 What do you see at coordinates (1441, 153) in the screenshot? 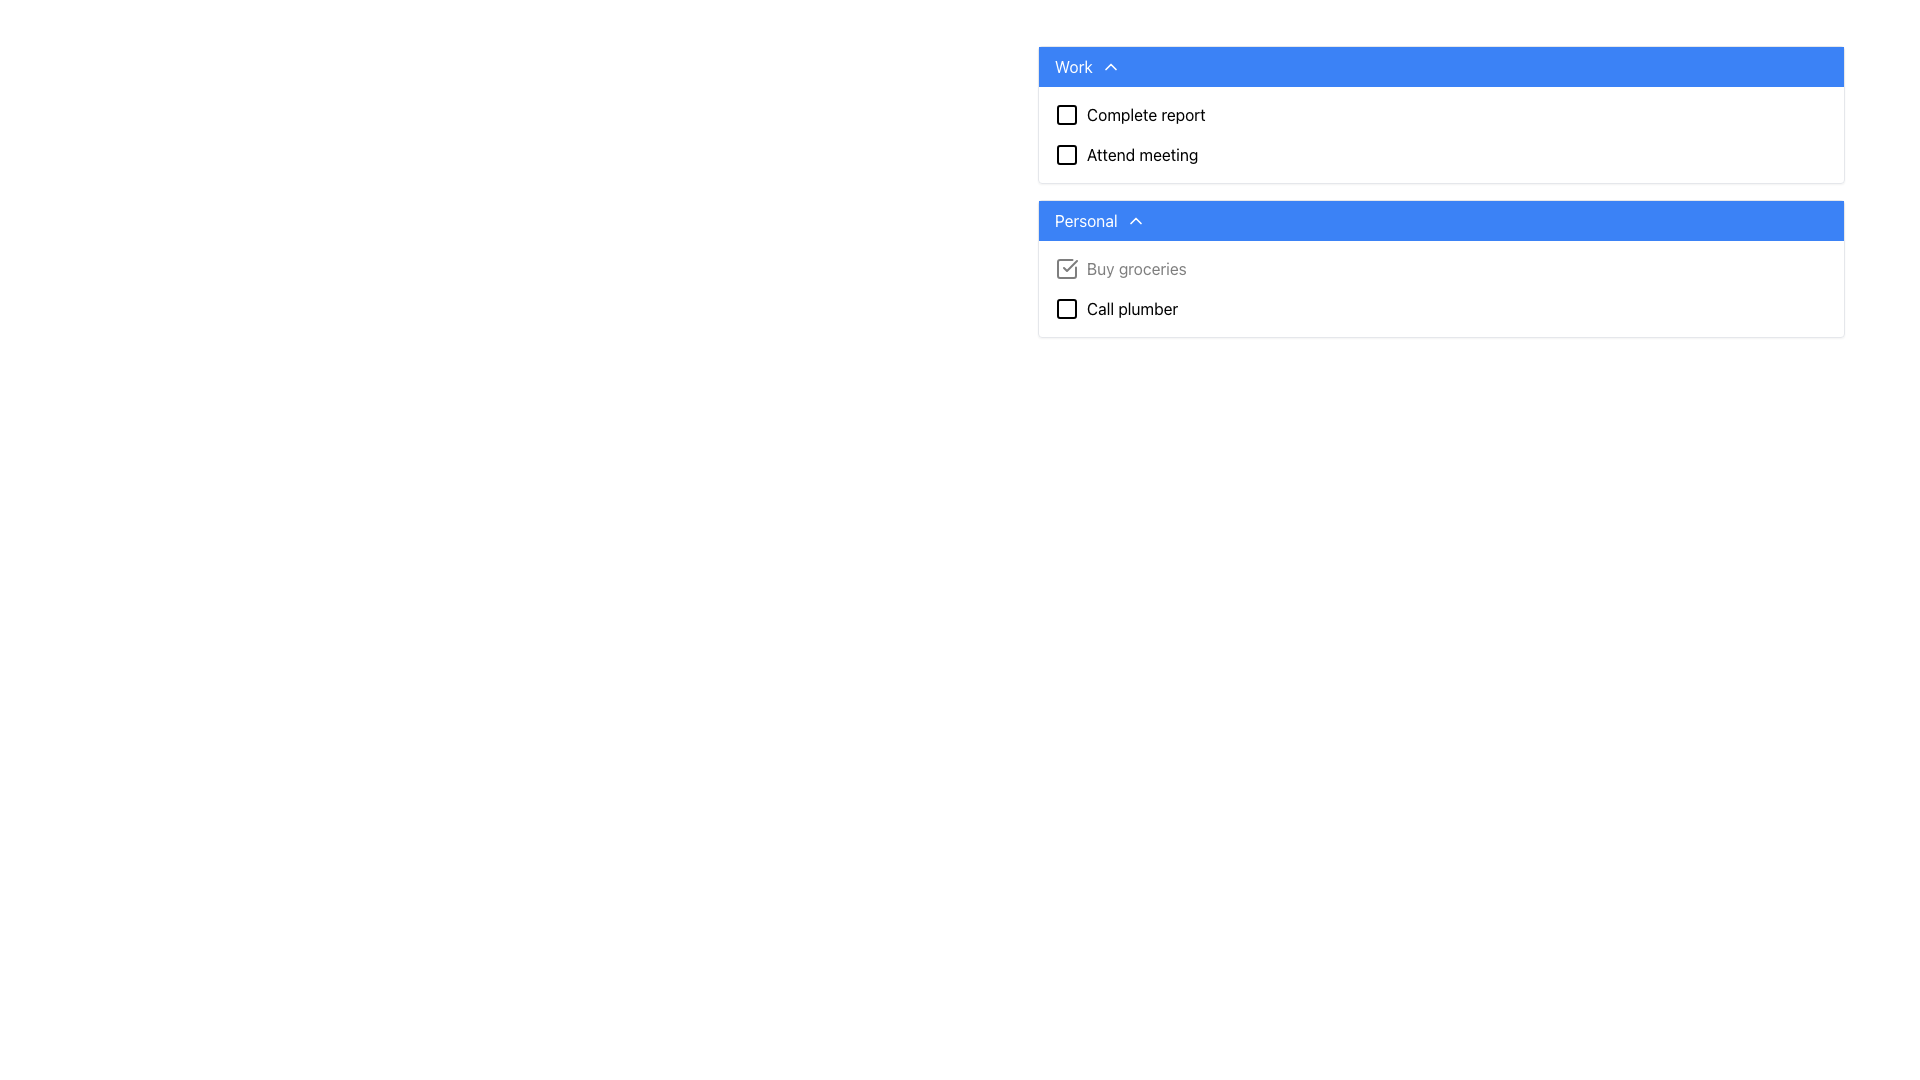
I see `the checkbox in the second task item row that says 'Attend meeting' to mark the task as completed` at bounding box center [1441, 153].